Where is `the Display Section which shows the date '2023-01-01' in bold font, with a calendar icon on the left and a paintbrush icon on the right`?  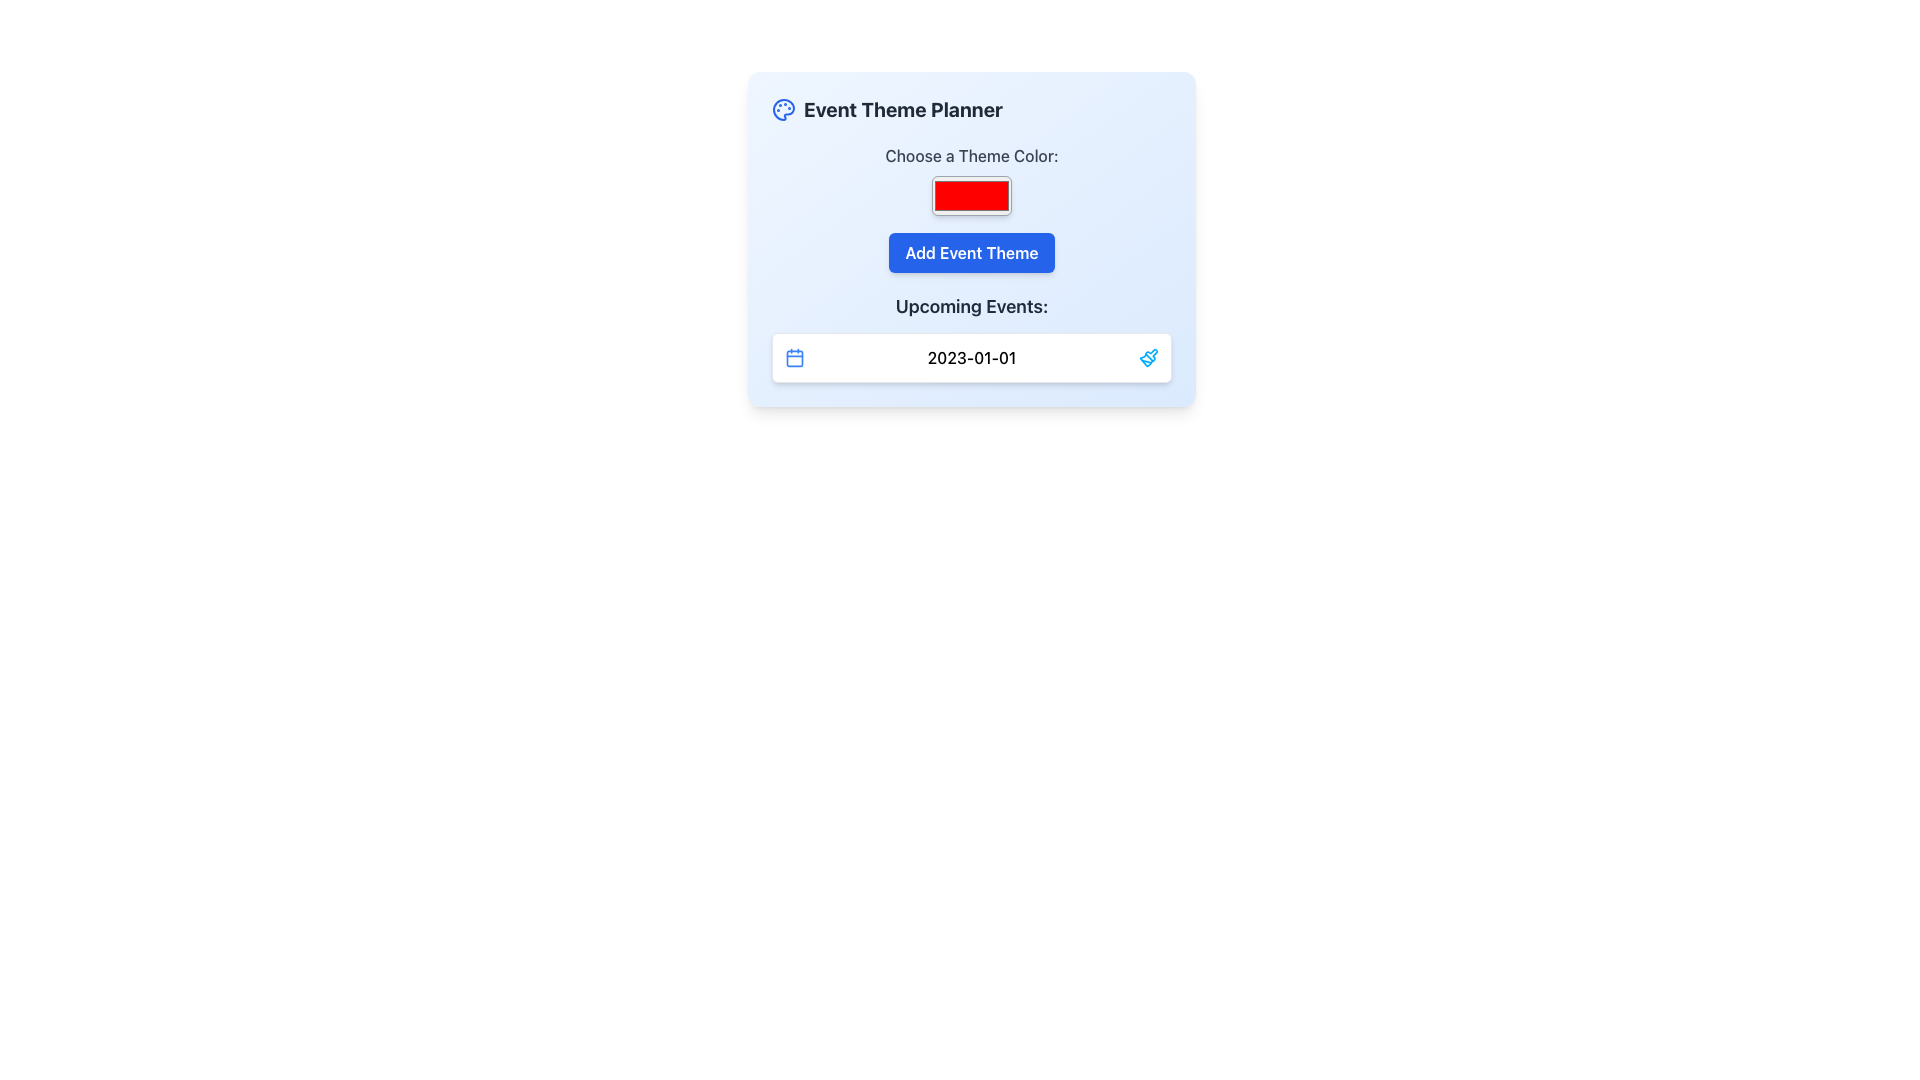
the Display Section which shows the date '2023-01-01' in bold font, with a calendar icon on the left and a paintbrush icon on the right is located at coordinates (971, 357).